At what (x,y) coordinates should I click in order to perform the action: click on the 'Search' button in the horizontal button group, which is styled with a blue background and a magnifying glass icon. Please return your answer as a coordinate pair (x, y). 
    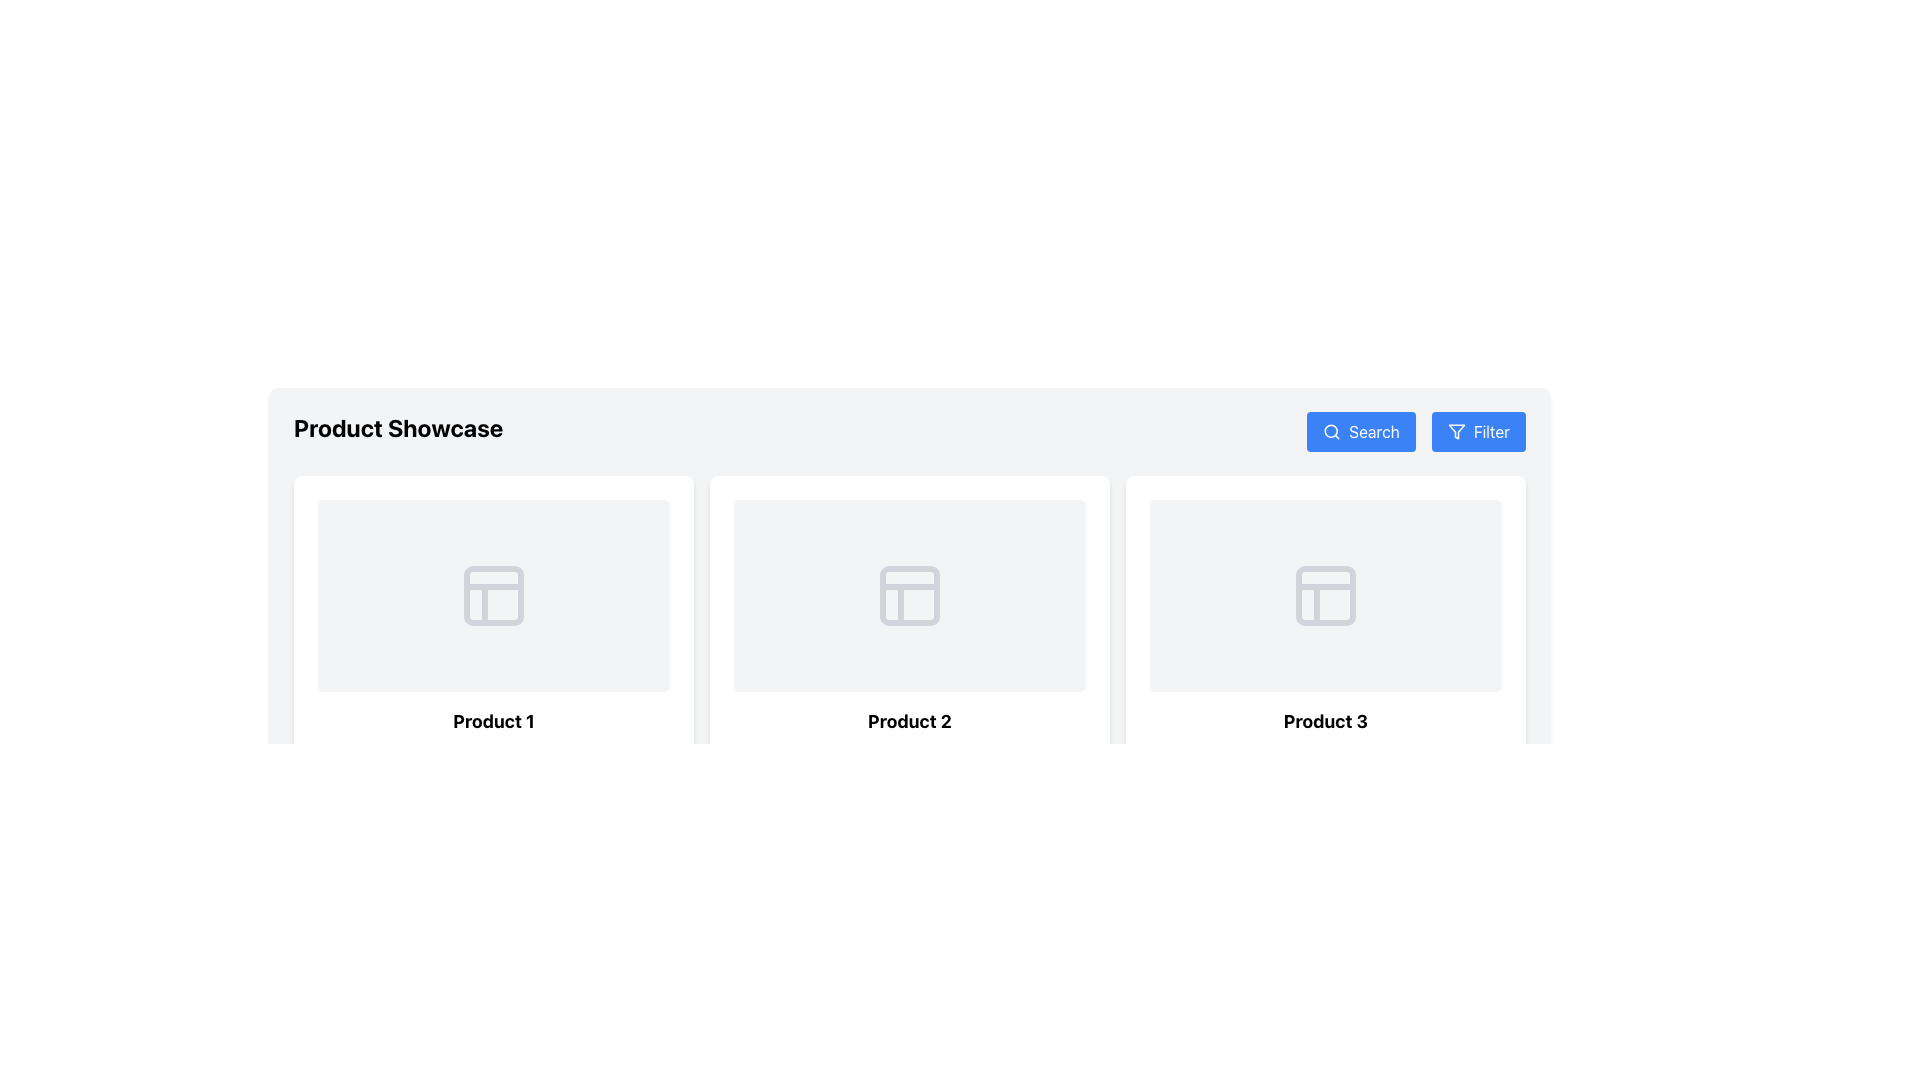
    Looking at the image, I should click on (1415, 431).